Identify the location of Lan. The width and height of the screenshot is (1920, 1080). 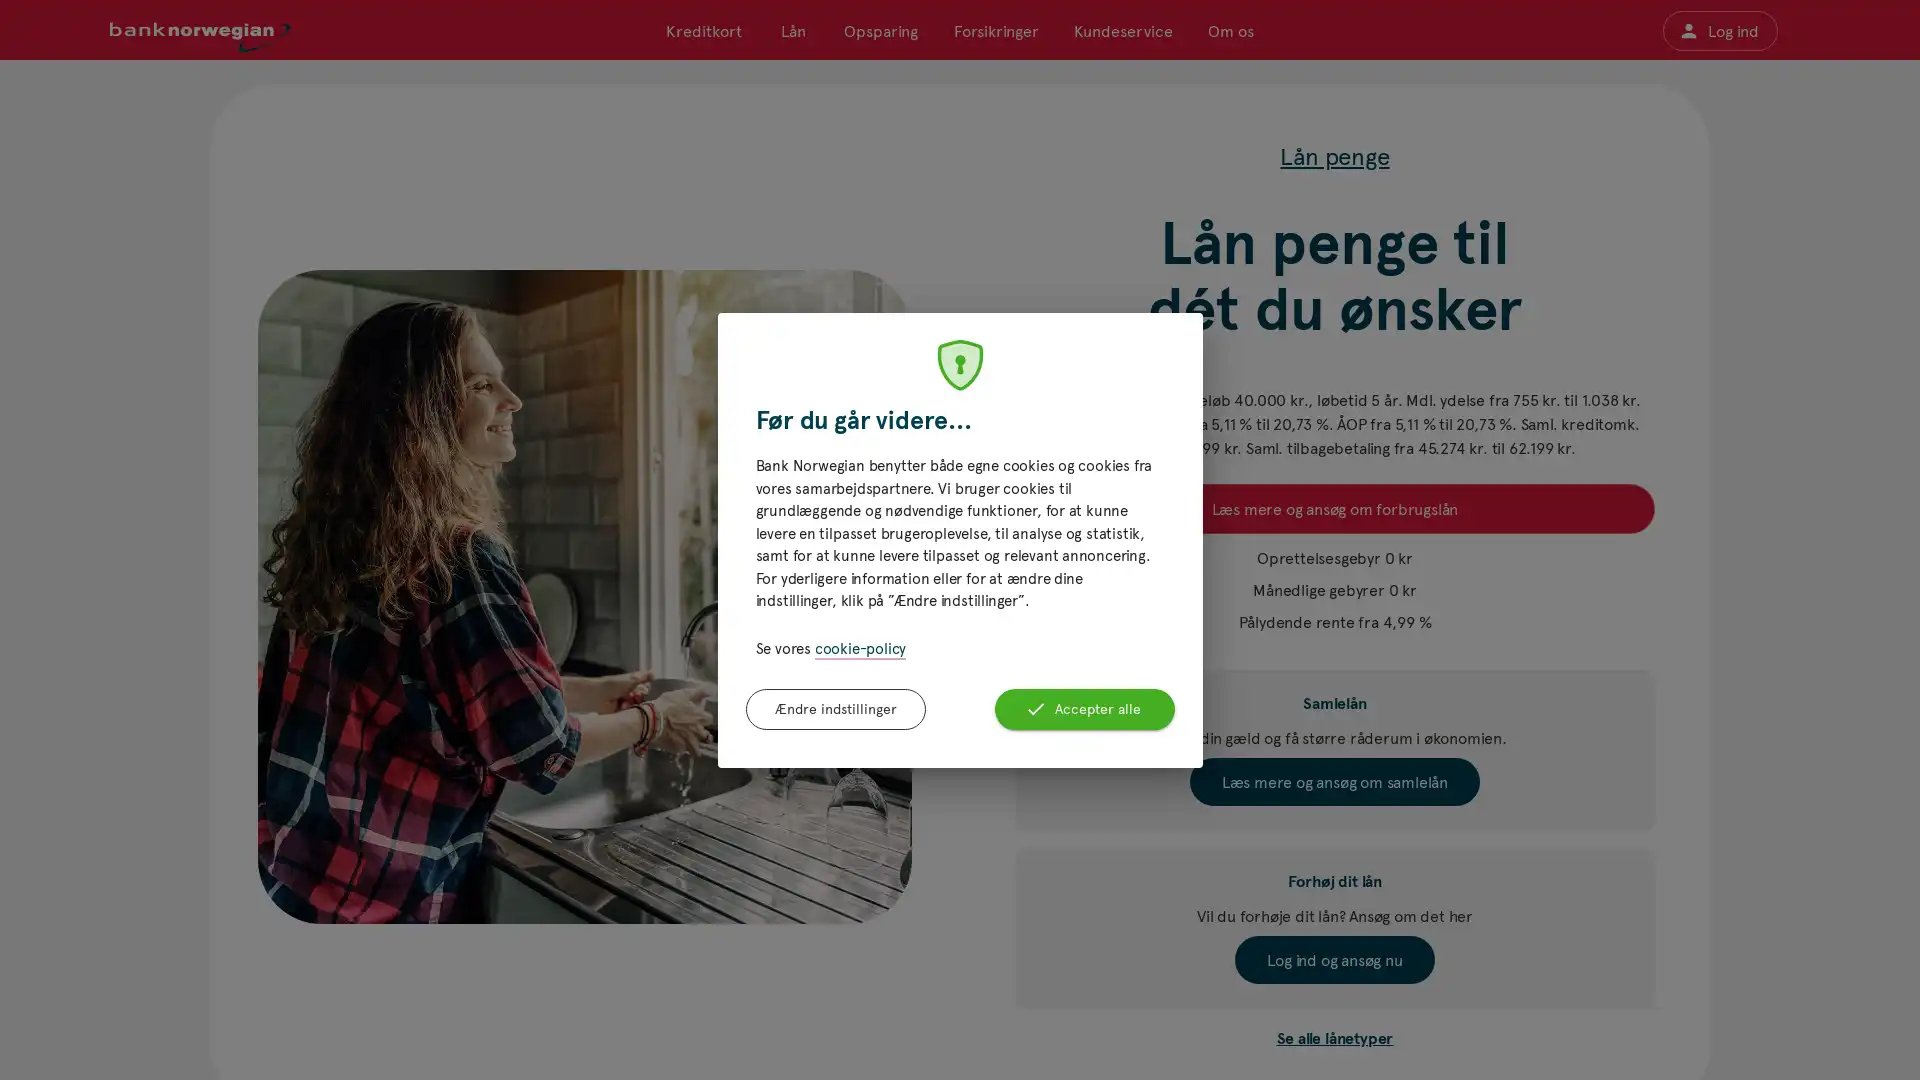
(791, 30).